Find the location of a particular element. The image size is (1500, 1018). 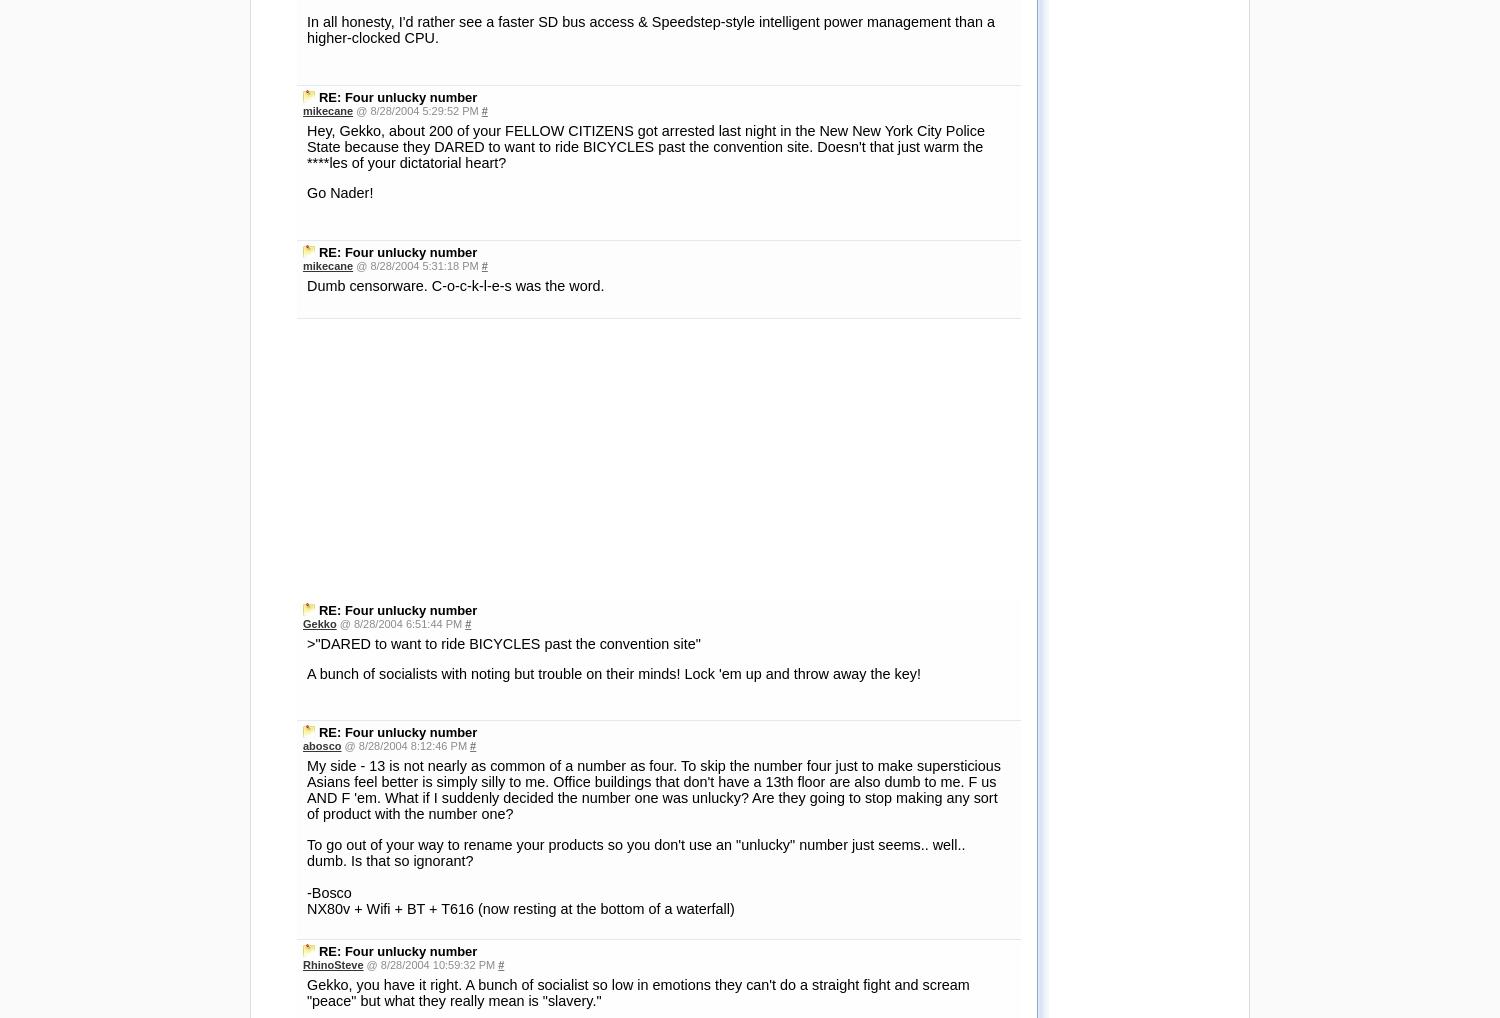

'NX80v + Wifi + BT + T616 (now resting at the bottom of a waterfall)' is located at coordinates (520, 627).